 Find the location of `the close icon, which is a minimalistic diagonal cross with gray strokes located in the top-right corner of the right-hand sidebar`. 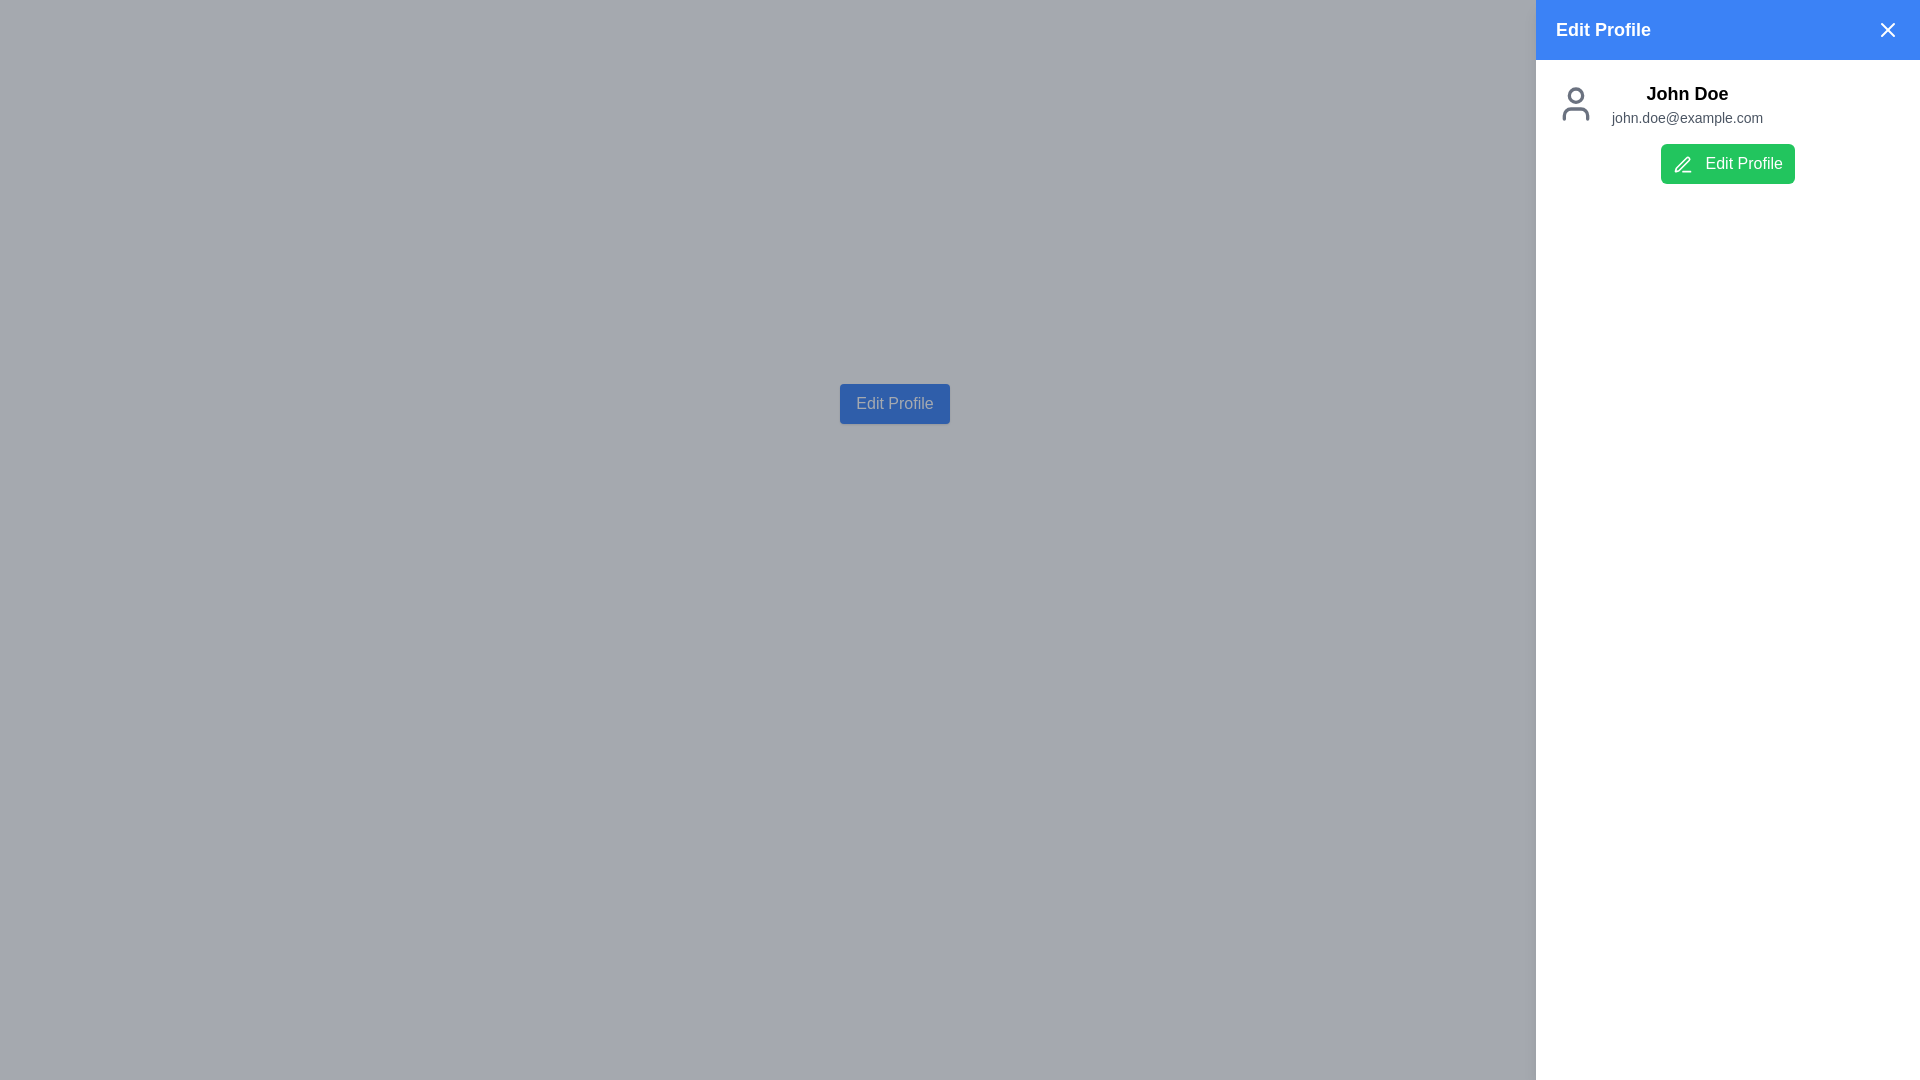

the close icon, which is a minimalistic diagonal cross with gray strokes located in the top-right corner of the right-hand sidebar is located at coordinates (1886, 30).